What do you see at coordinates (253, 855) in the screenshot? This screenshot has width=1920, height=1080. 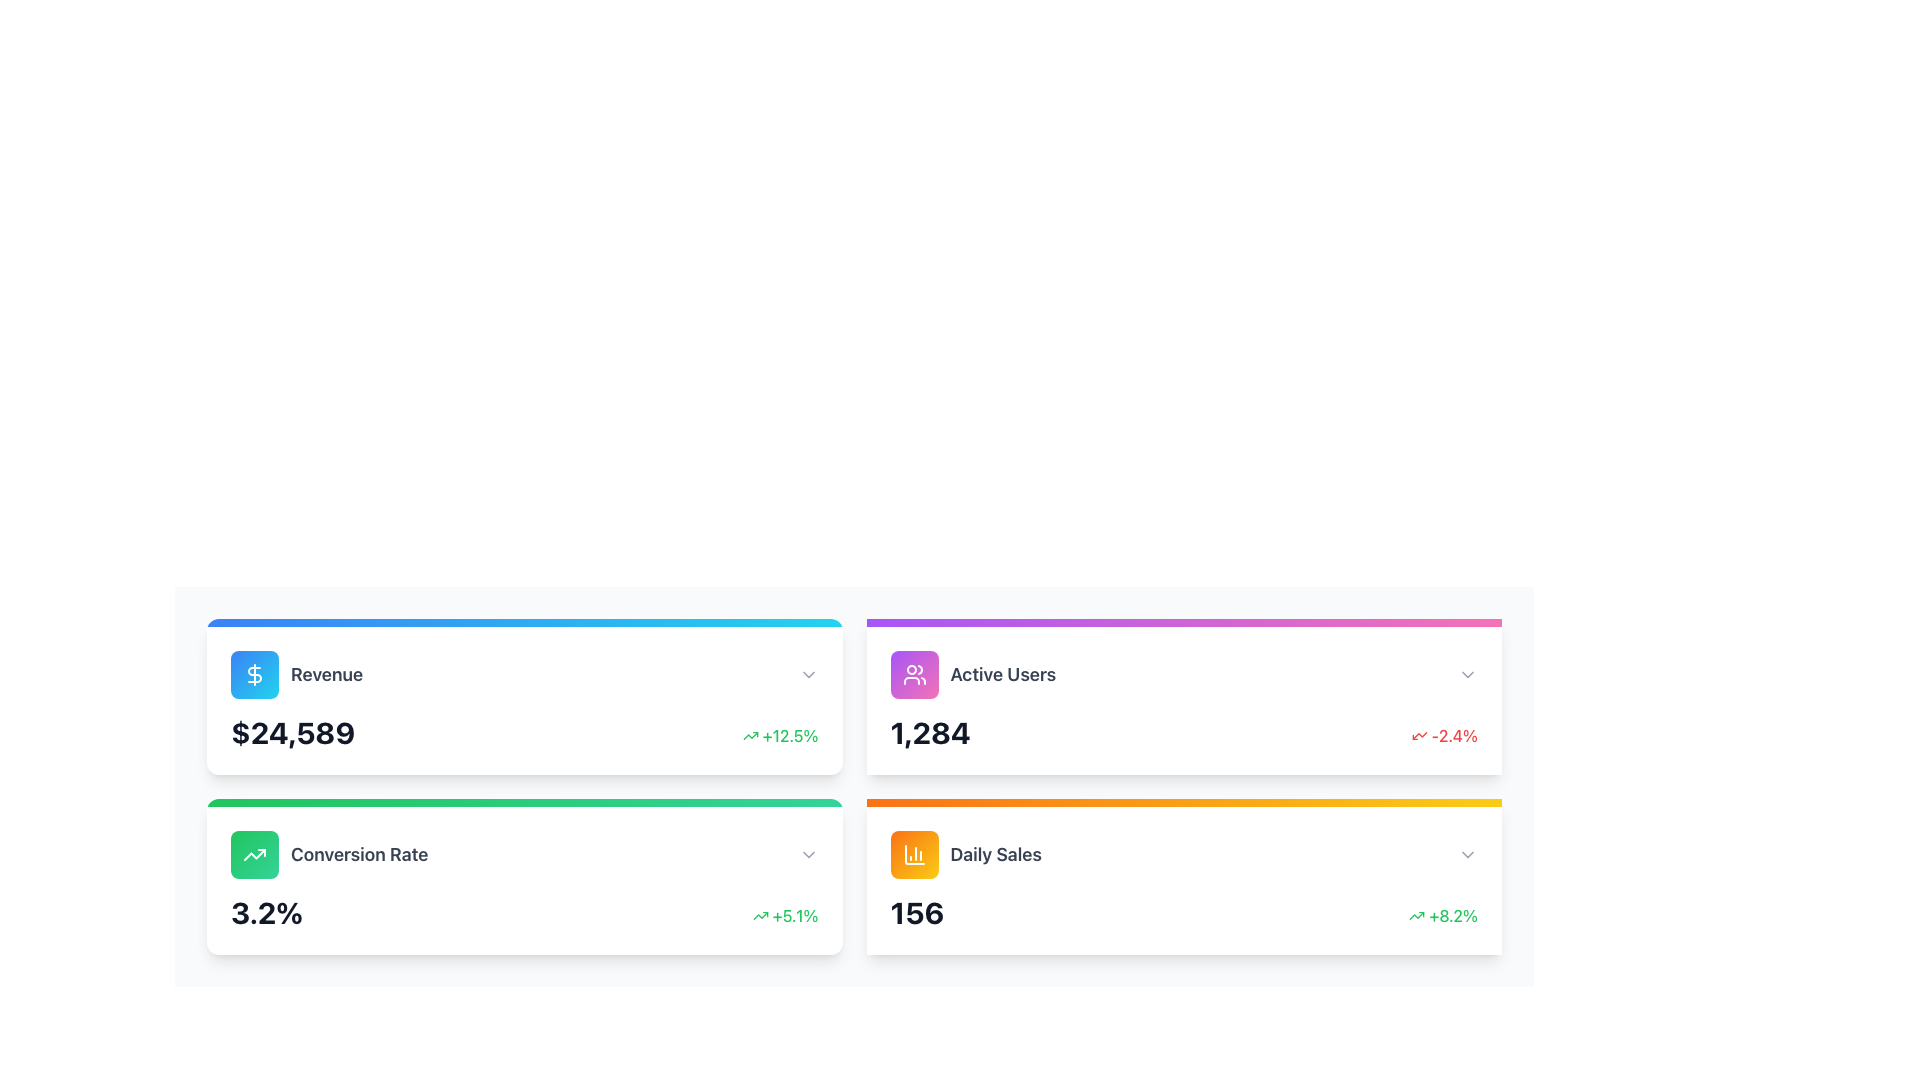 I see `the icon representing the 'Conversion Rate' section, which is located immediately to the left of the text 'Conversion Rate' and above the percentage value` at bounding box center [253, 855].